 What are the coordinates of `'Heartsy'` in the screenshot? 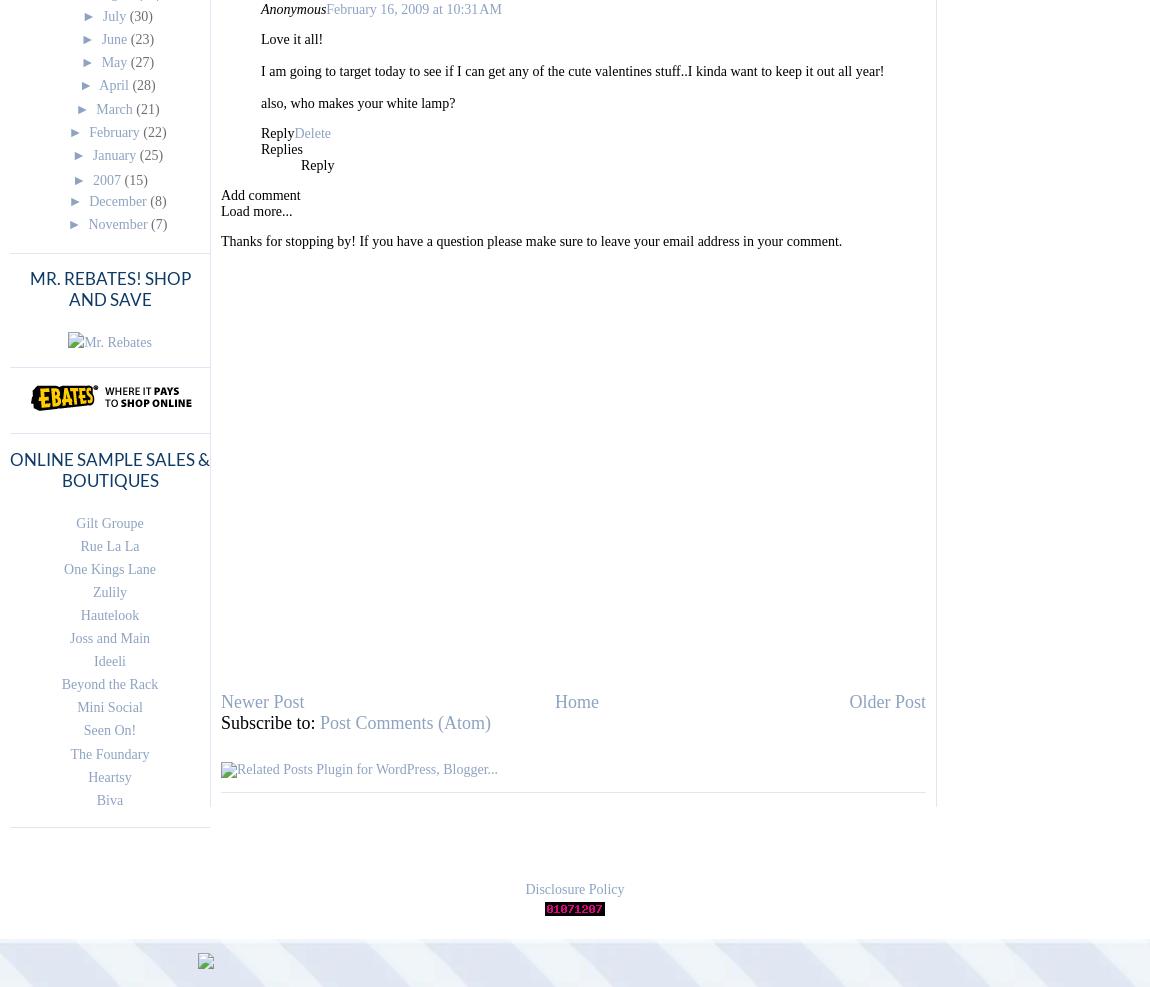 It's located at (108, 776).